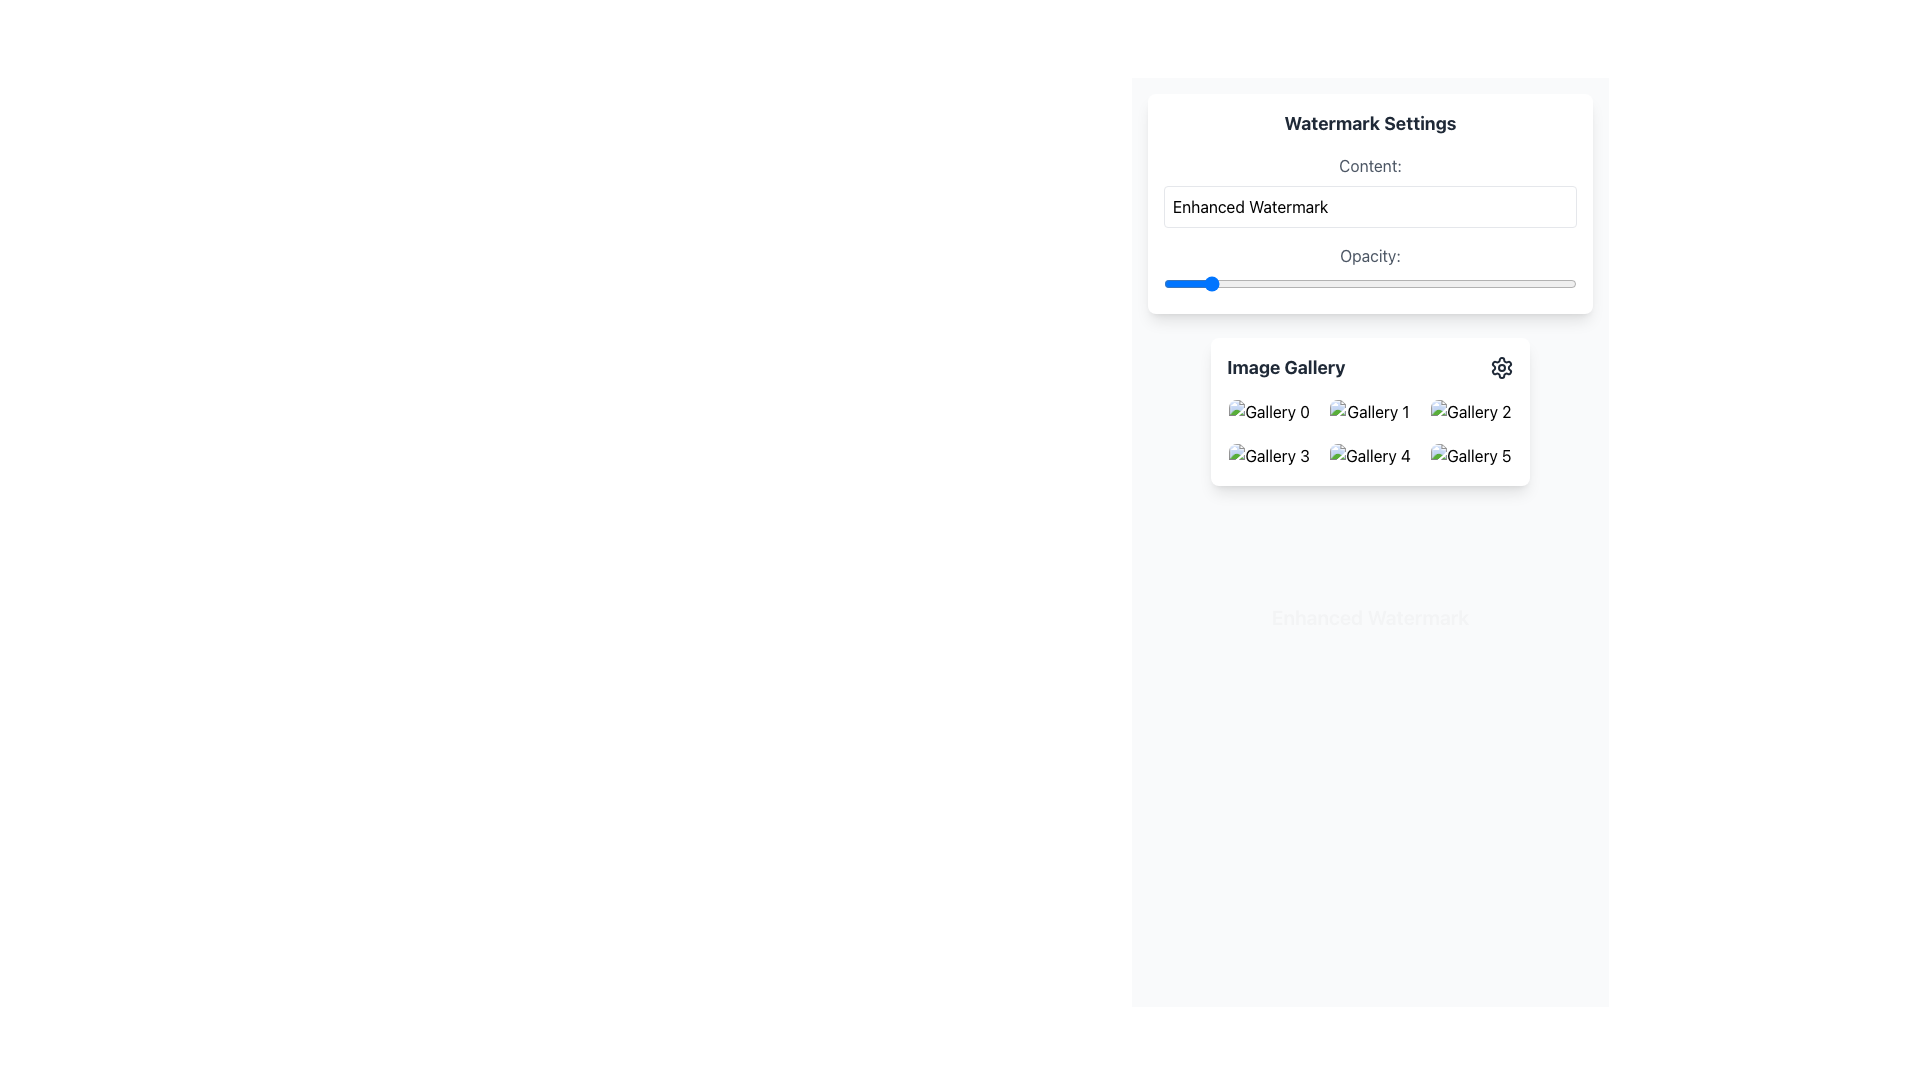  I want to click on the slider value, so click(1163, 284).